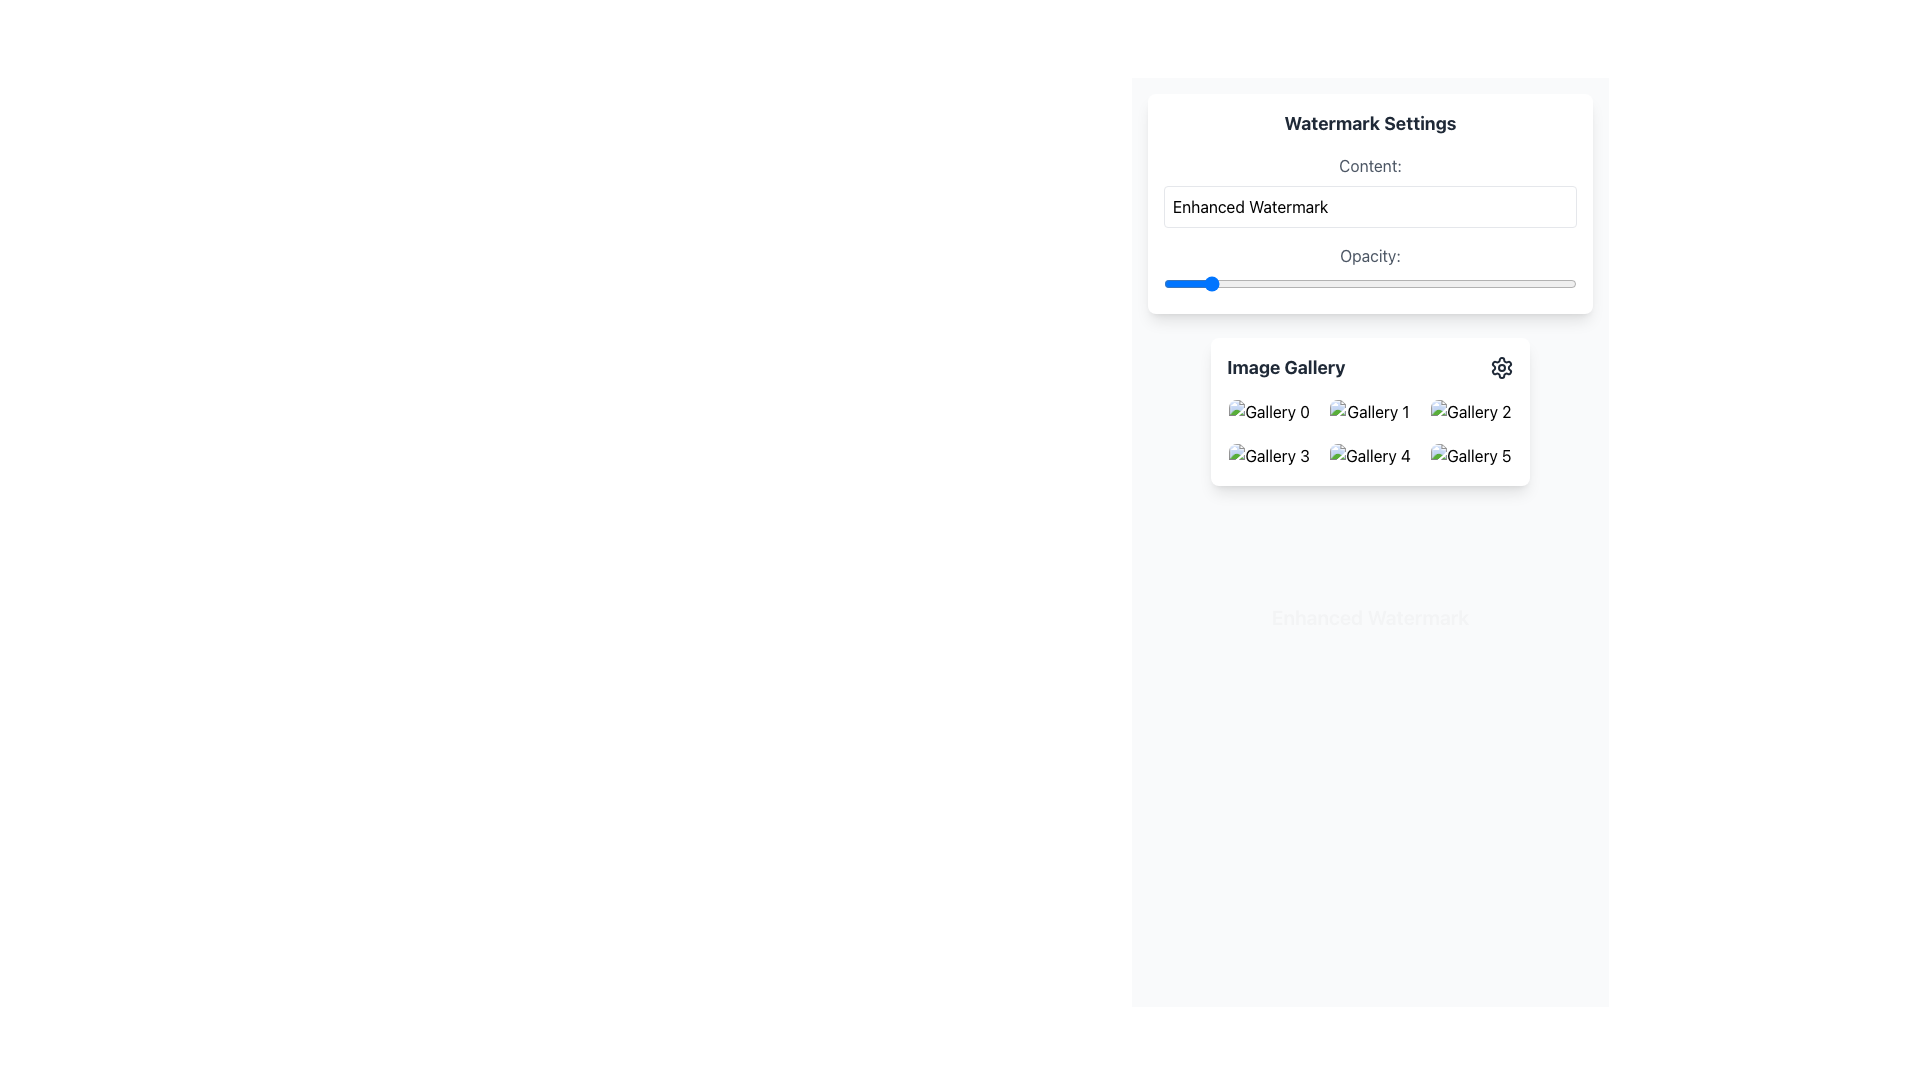  I want to click on the slider value, so click(1163, 284).